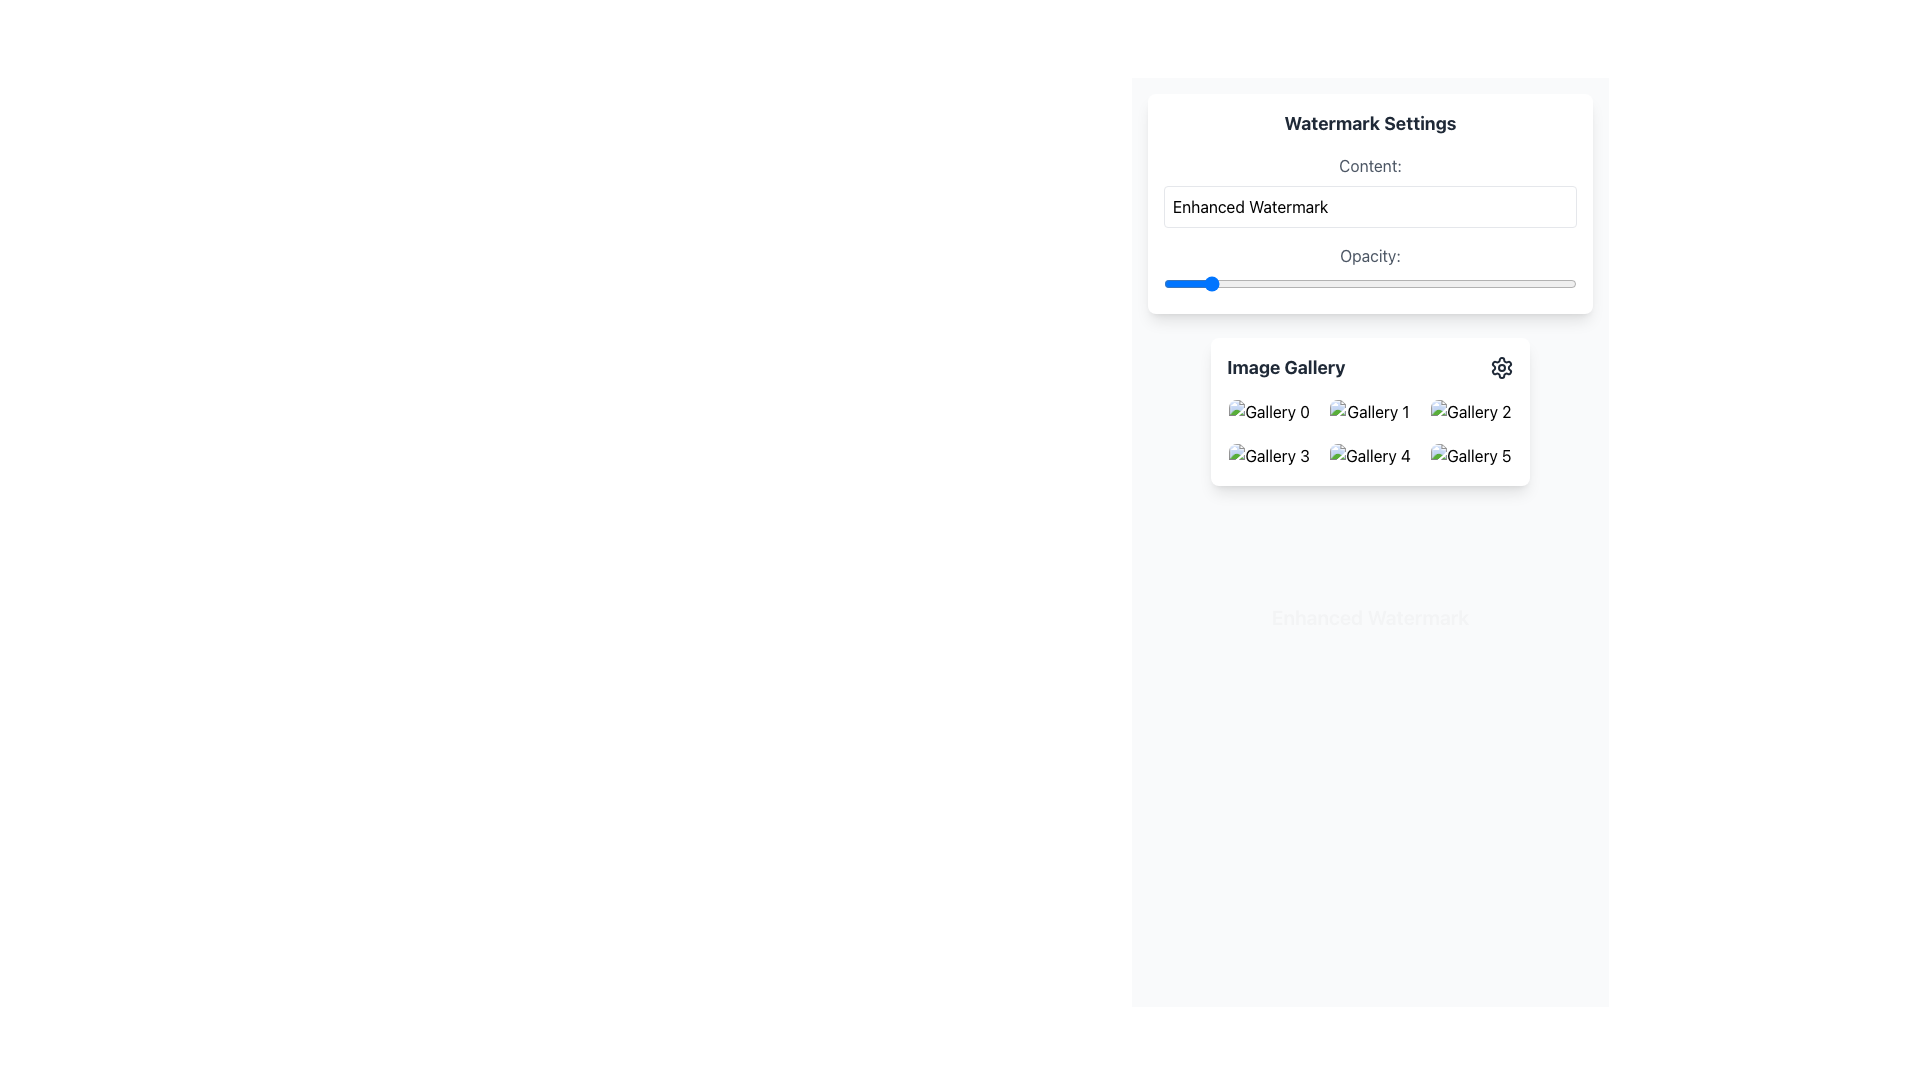  I want to click on the slider value, so click(1163, 284).